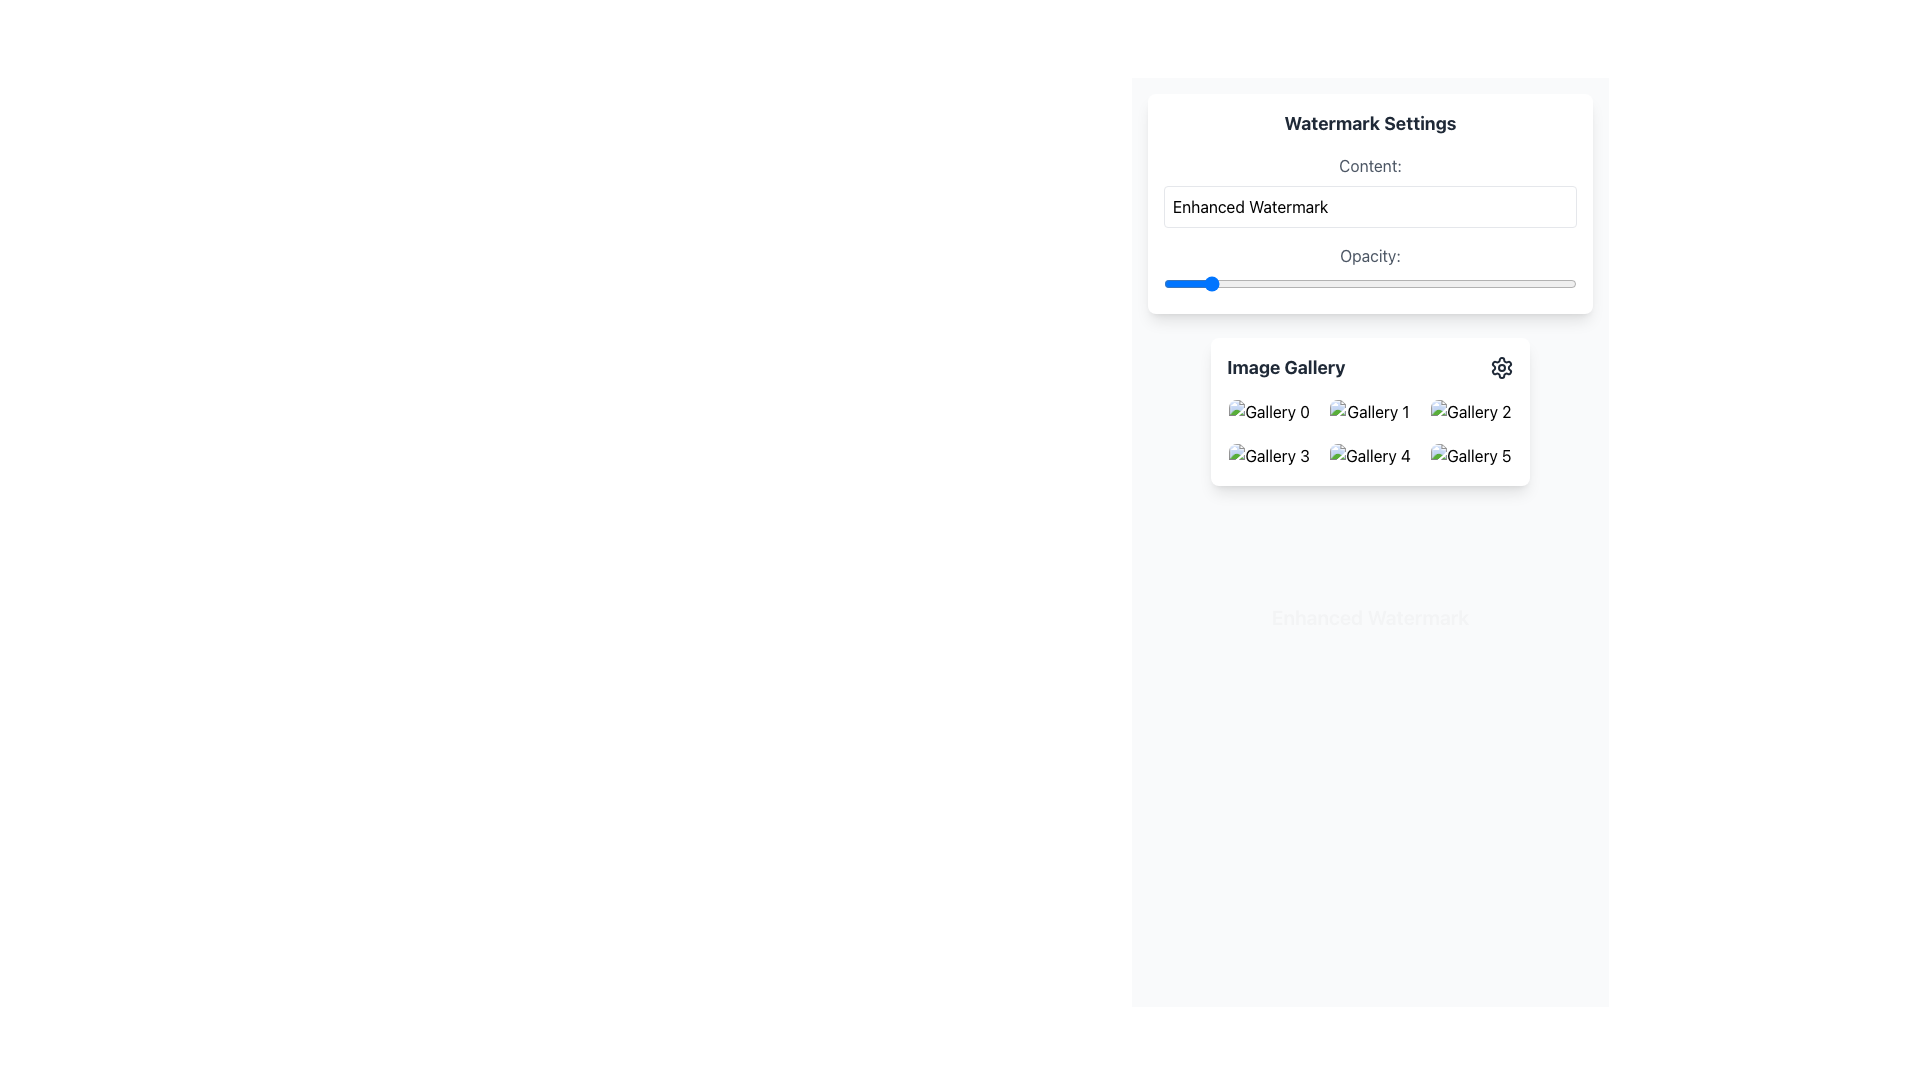  I want to click on the slider value, so click(1163, 284).